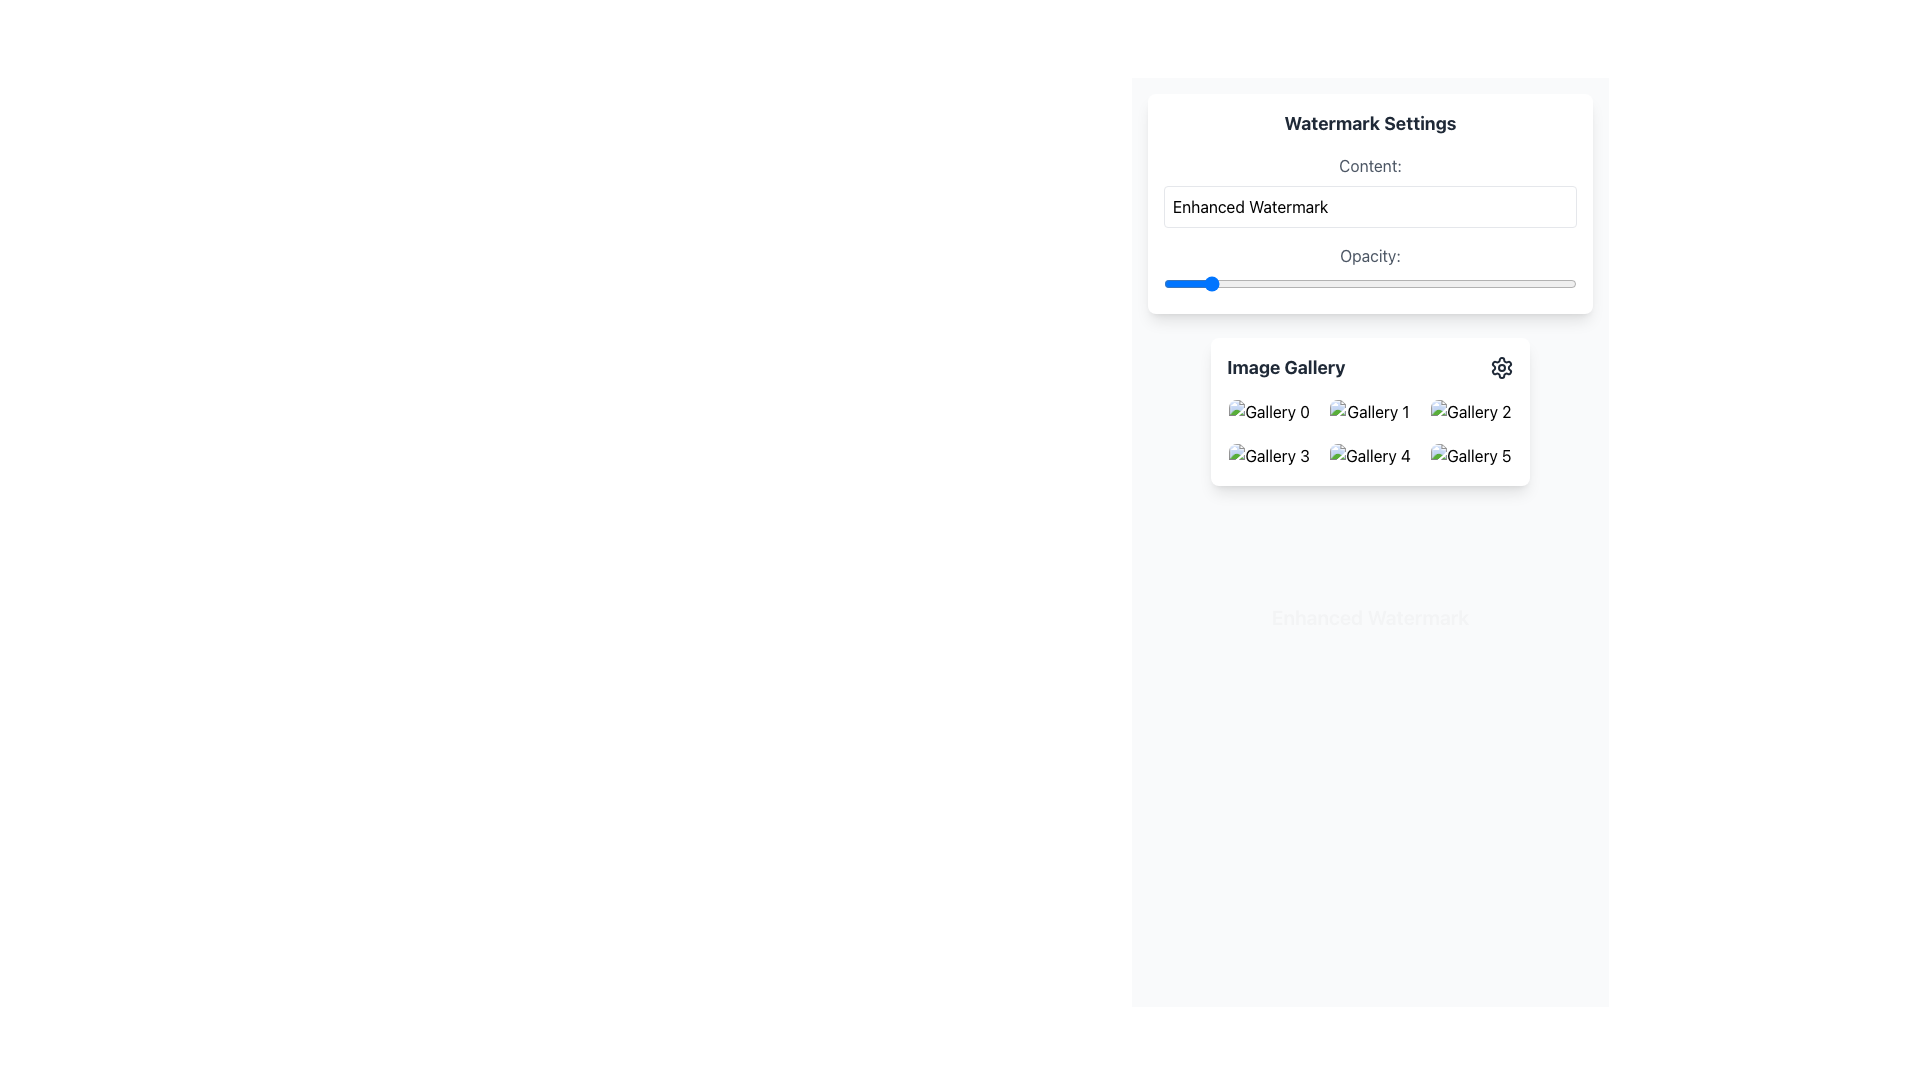  I want to click on the slider value, so click(1163, 284).